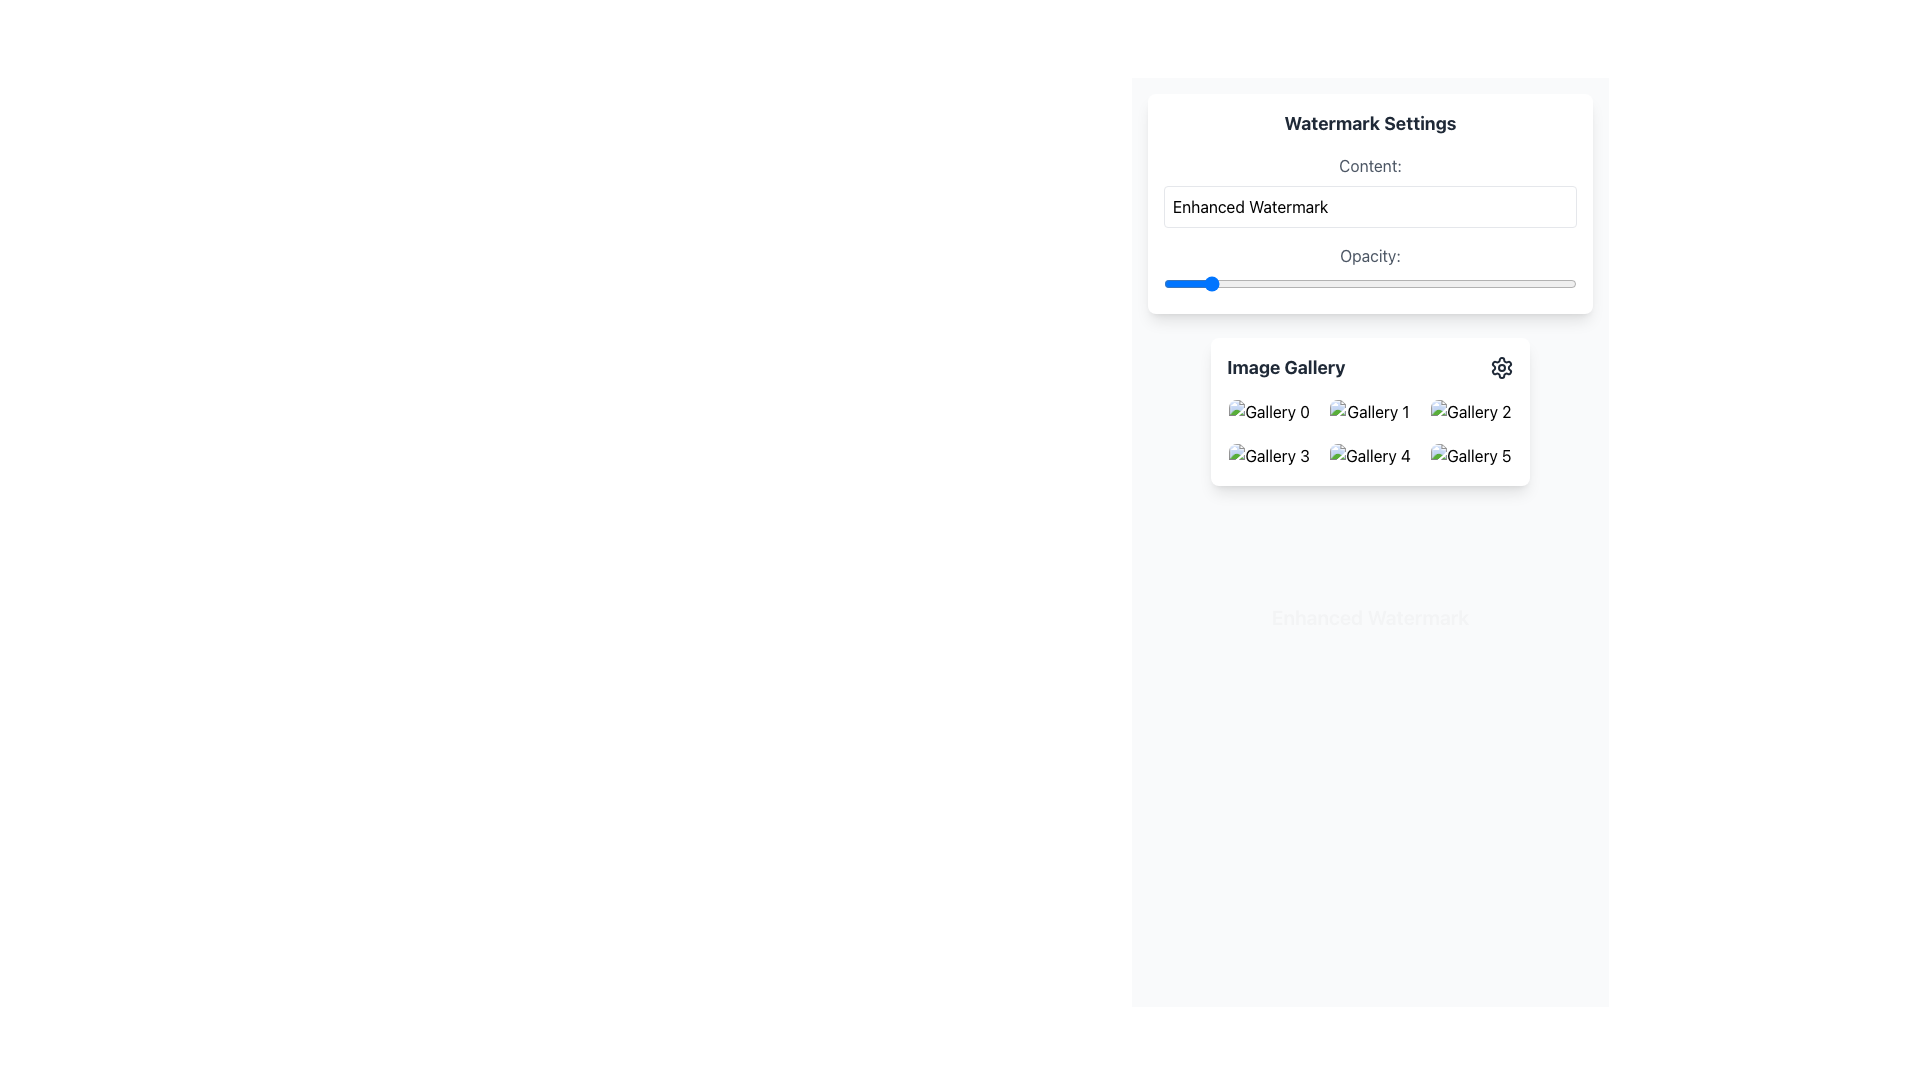  I want to click on the slider value, so click(1163, 284).